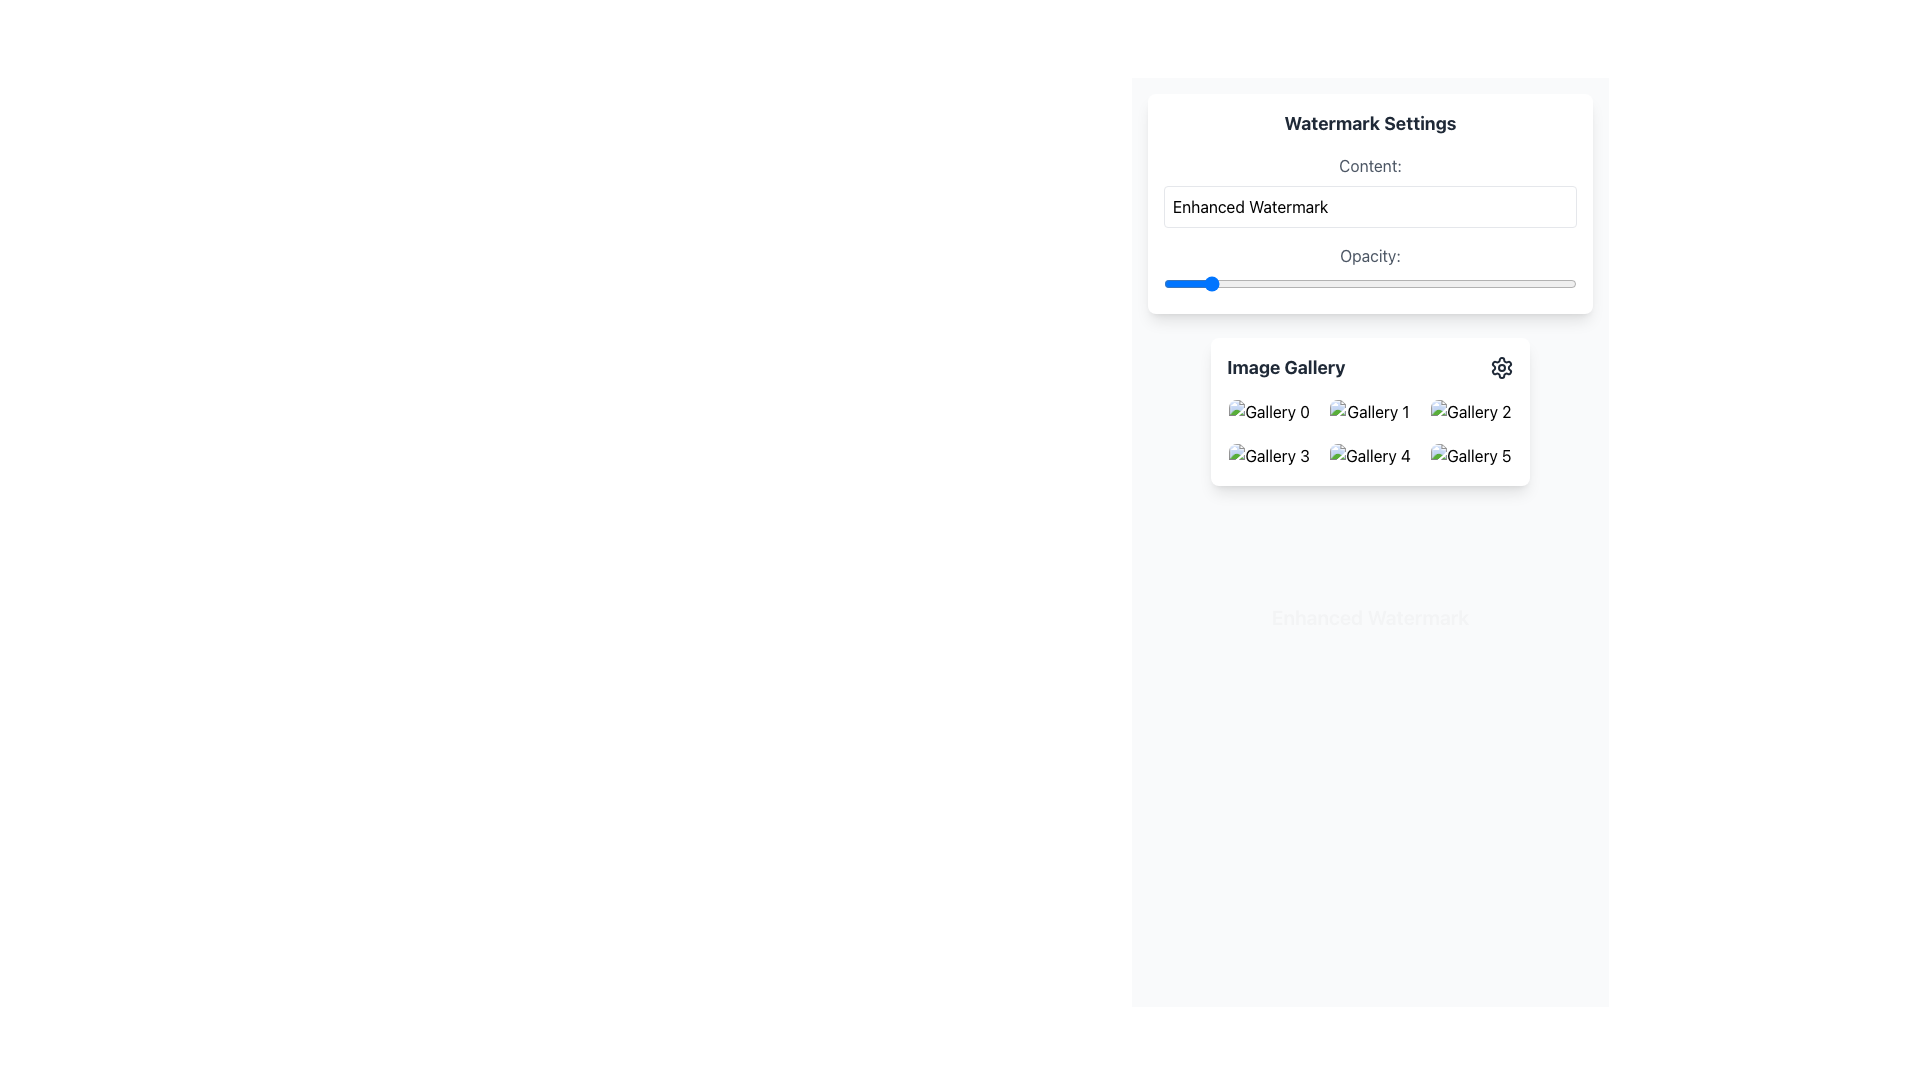  I want to click on the slider value, so click(1163, 284).